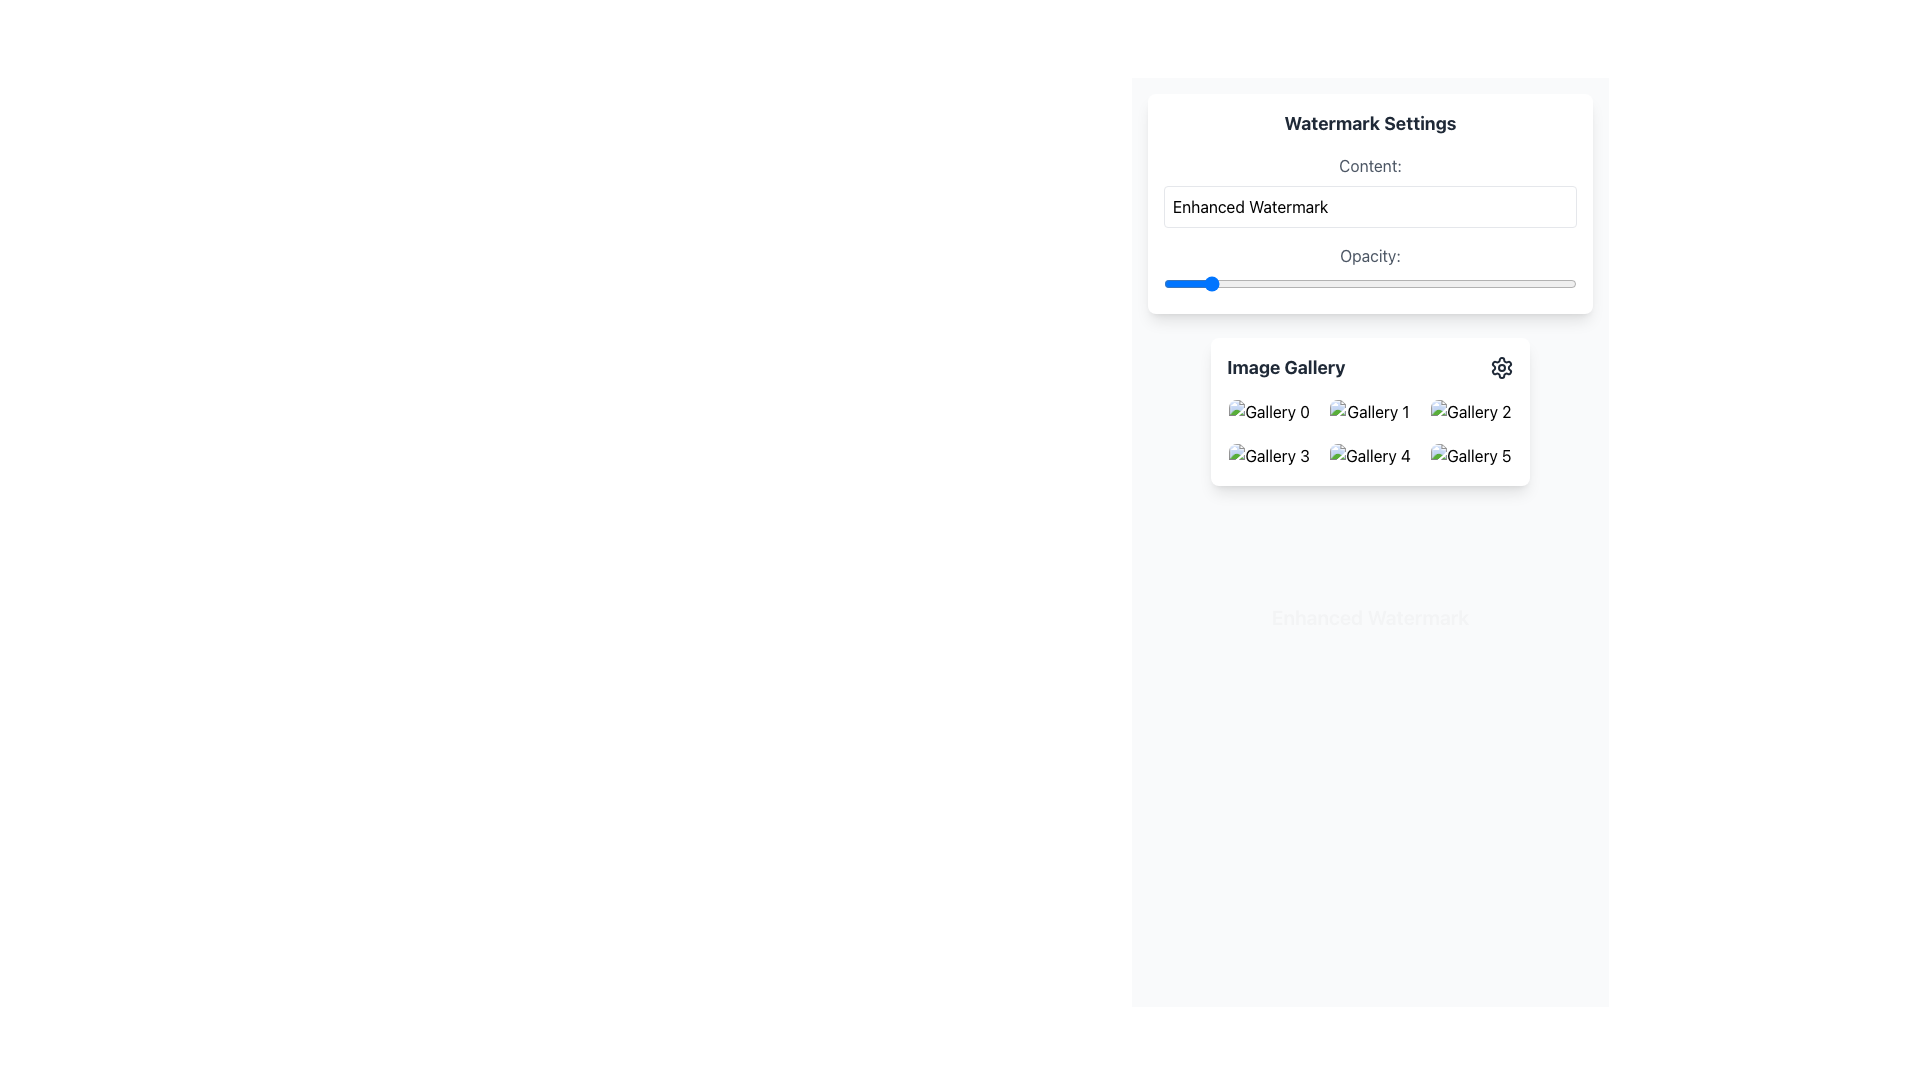  I want to click on the slider value, so click(1163, 284).